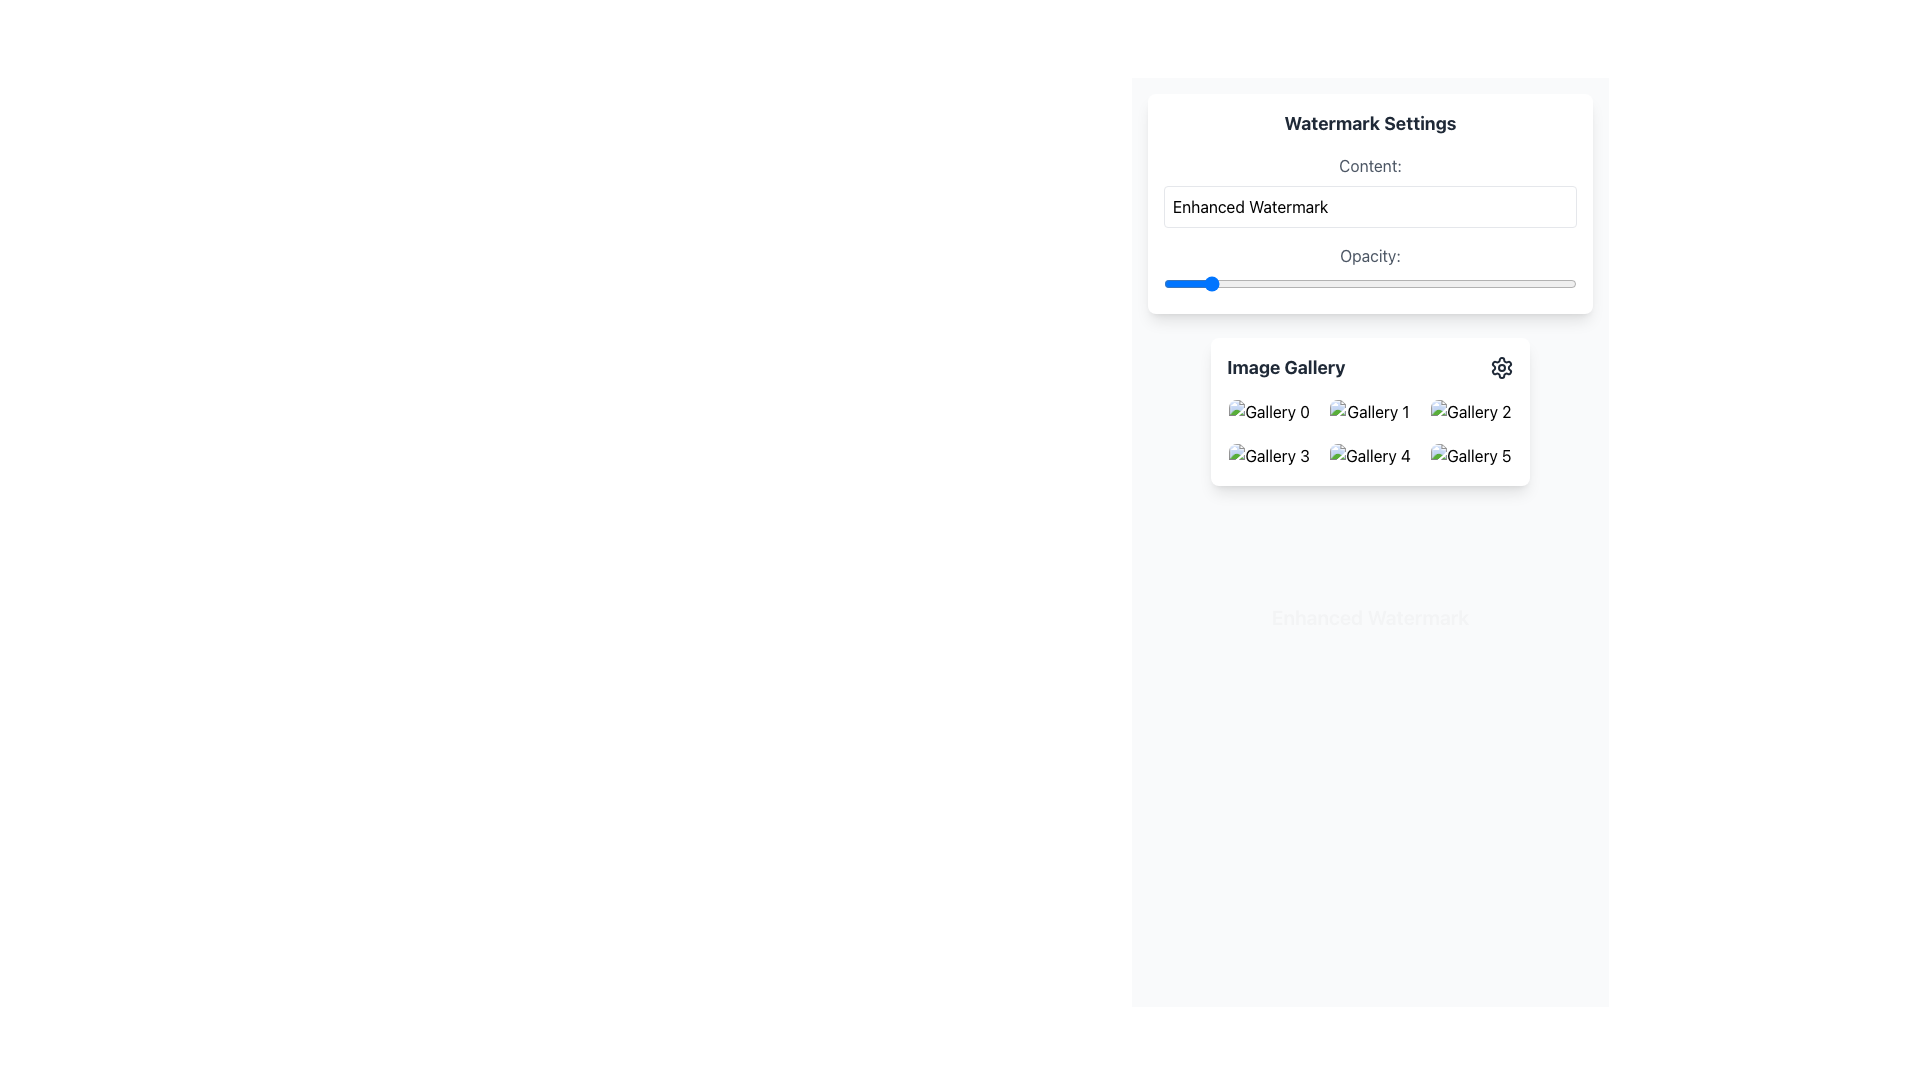  I want to click on the slider value, so click(1163, 284).